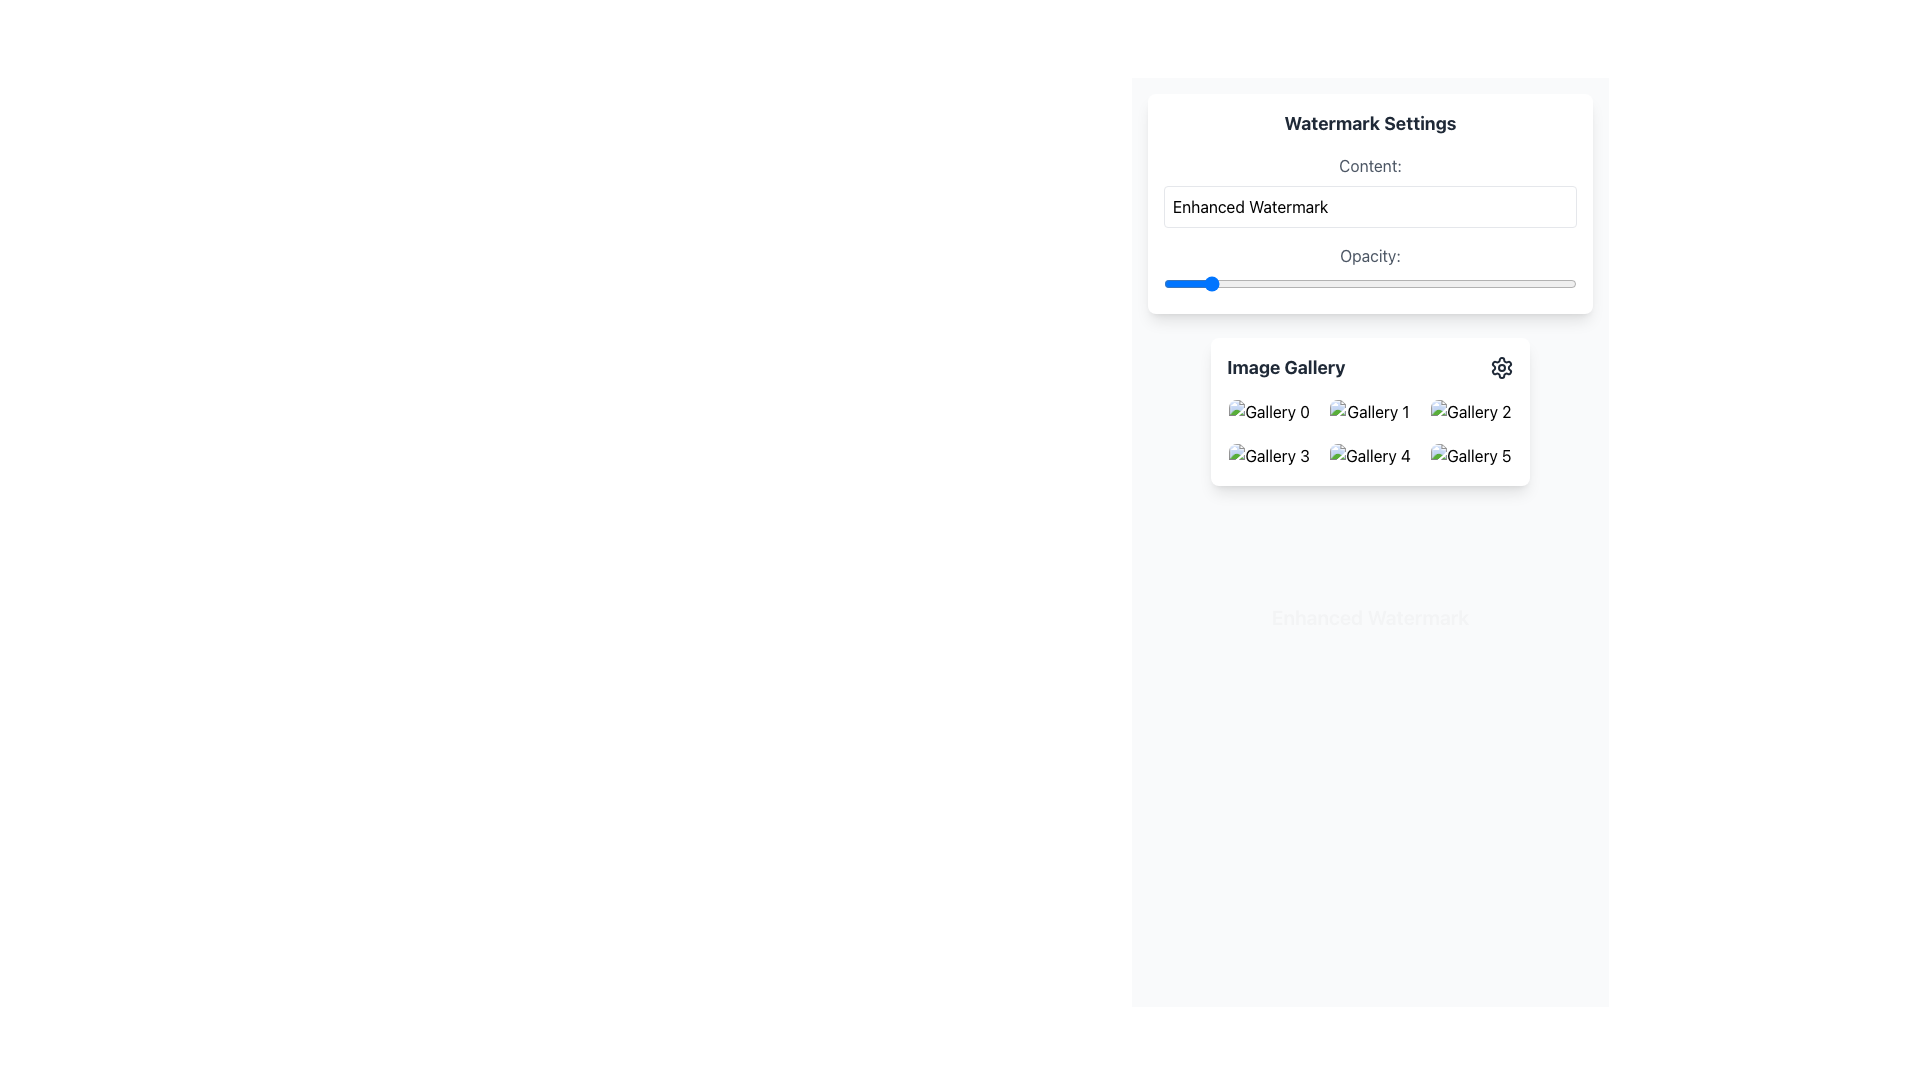  I want to click on the slider value, so click(1163, 284).